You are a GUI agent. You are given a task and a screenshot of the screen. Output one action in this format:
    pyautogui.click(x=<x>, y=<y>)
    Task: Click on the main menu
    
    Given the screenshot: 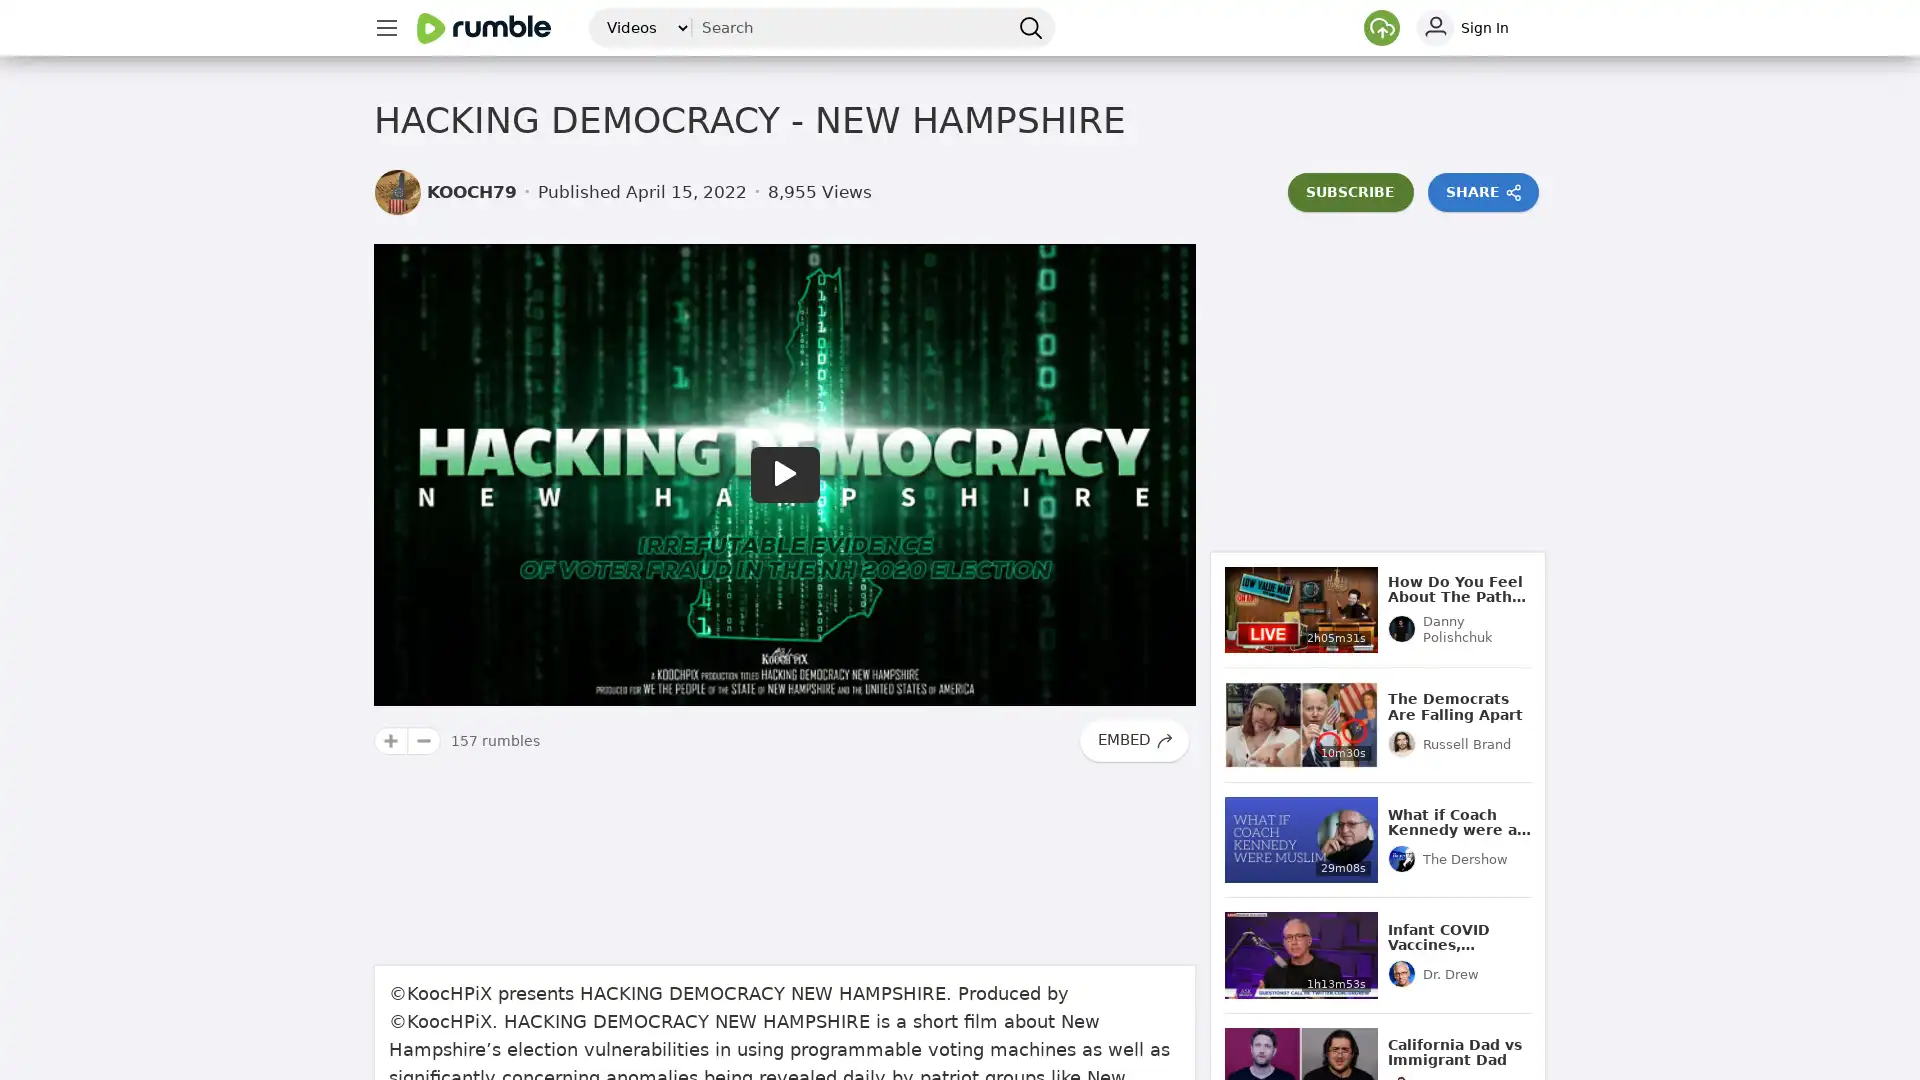 What is the action you would take?
    pyautogui.click(x=385, y=27)
    